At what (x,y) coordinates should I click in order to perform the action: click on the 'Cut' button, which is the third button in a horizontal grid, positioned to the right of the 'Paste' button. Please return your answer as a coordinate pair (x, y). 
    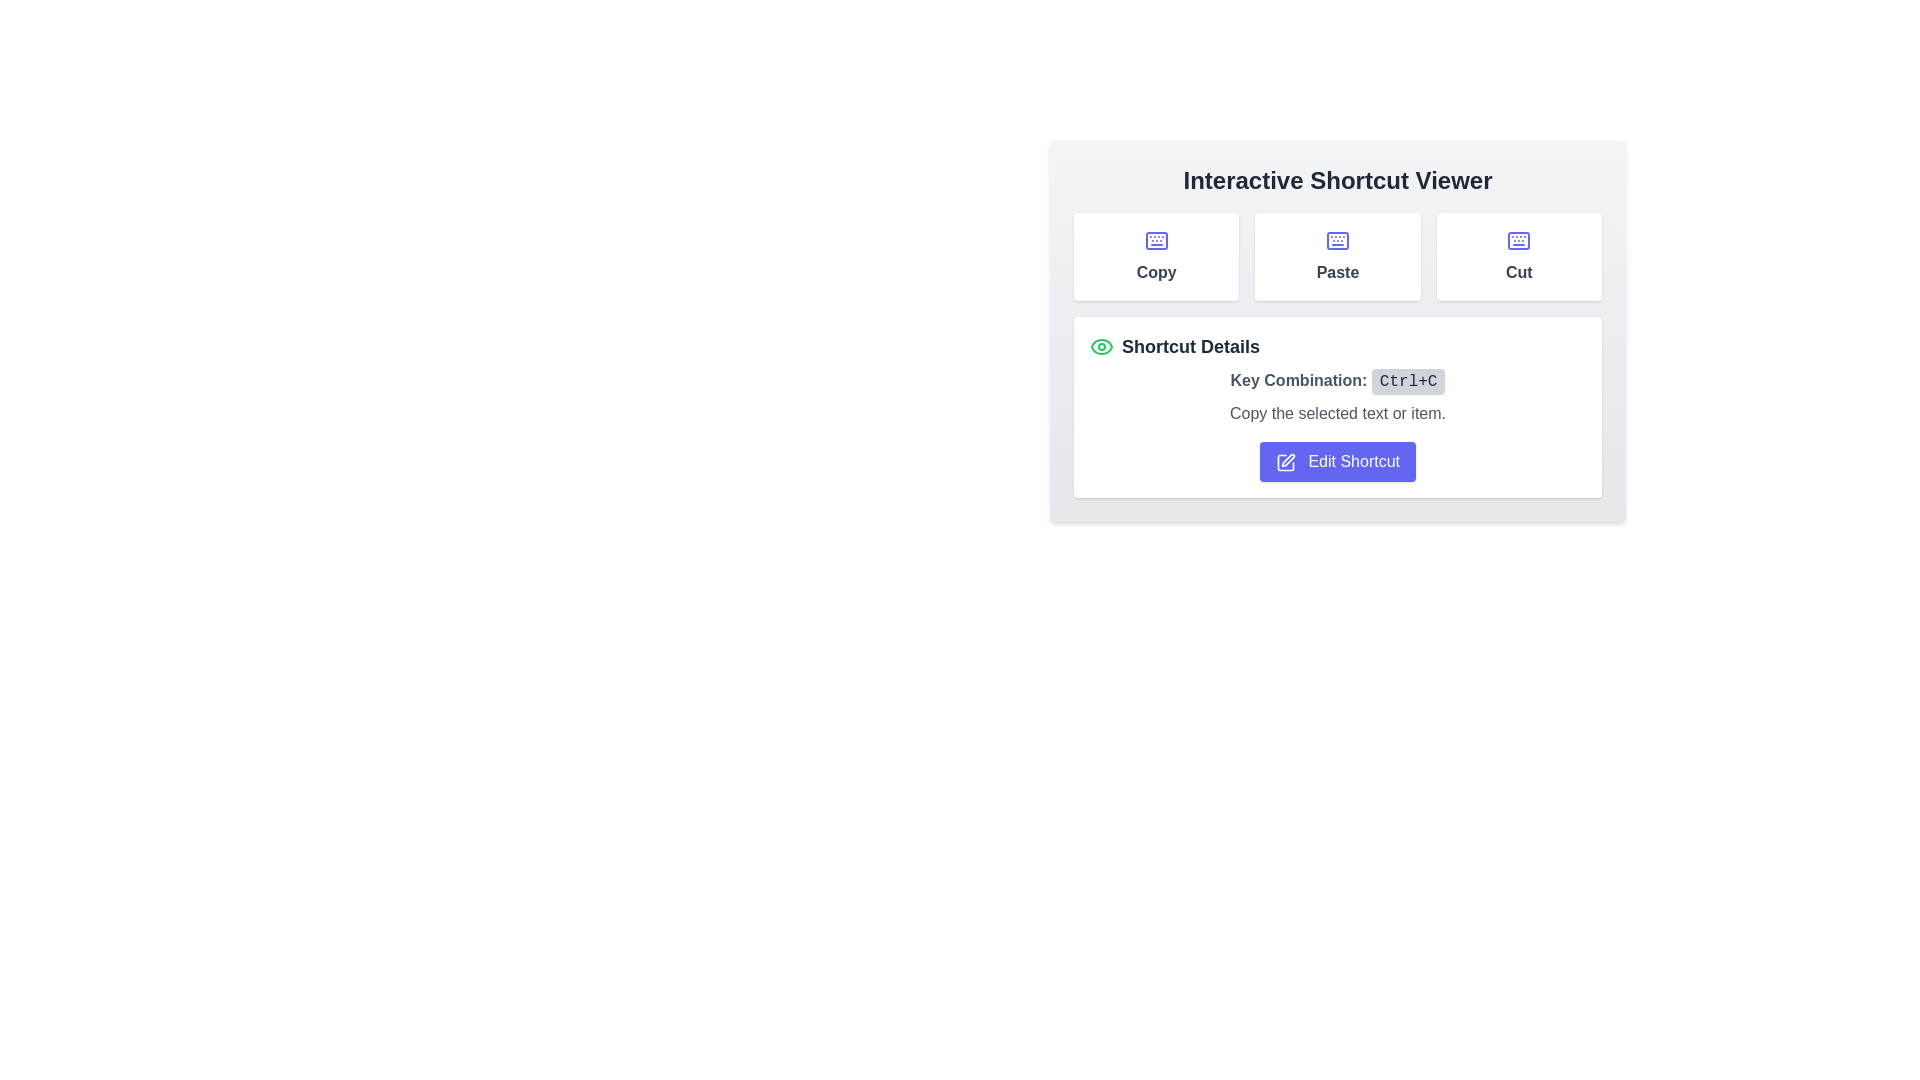
    Looking at the image, I should click on (1518, 256).